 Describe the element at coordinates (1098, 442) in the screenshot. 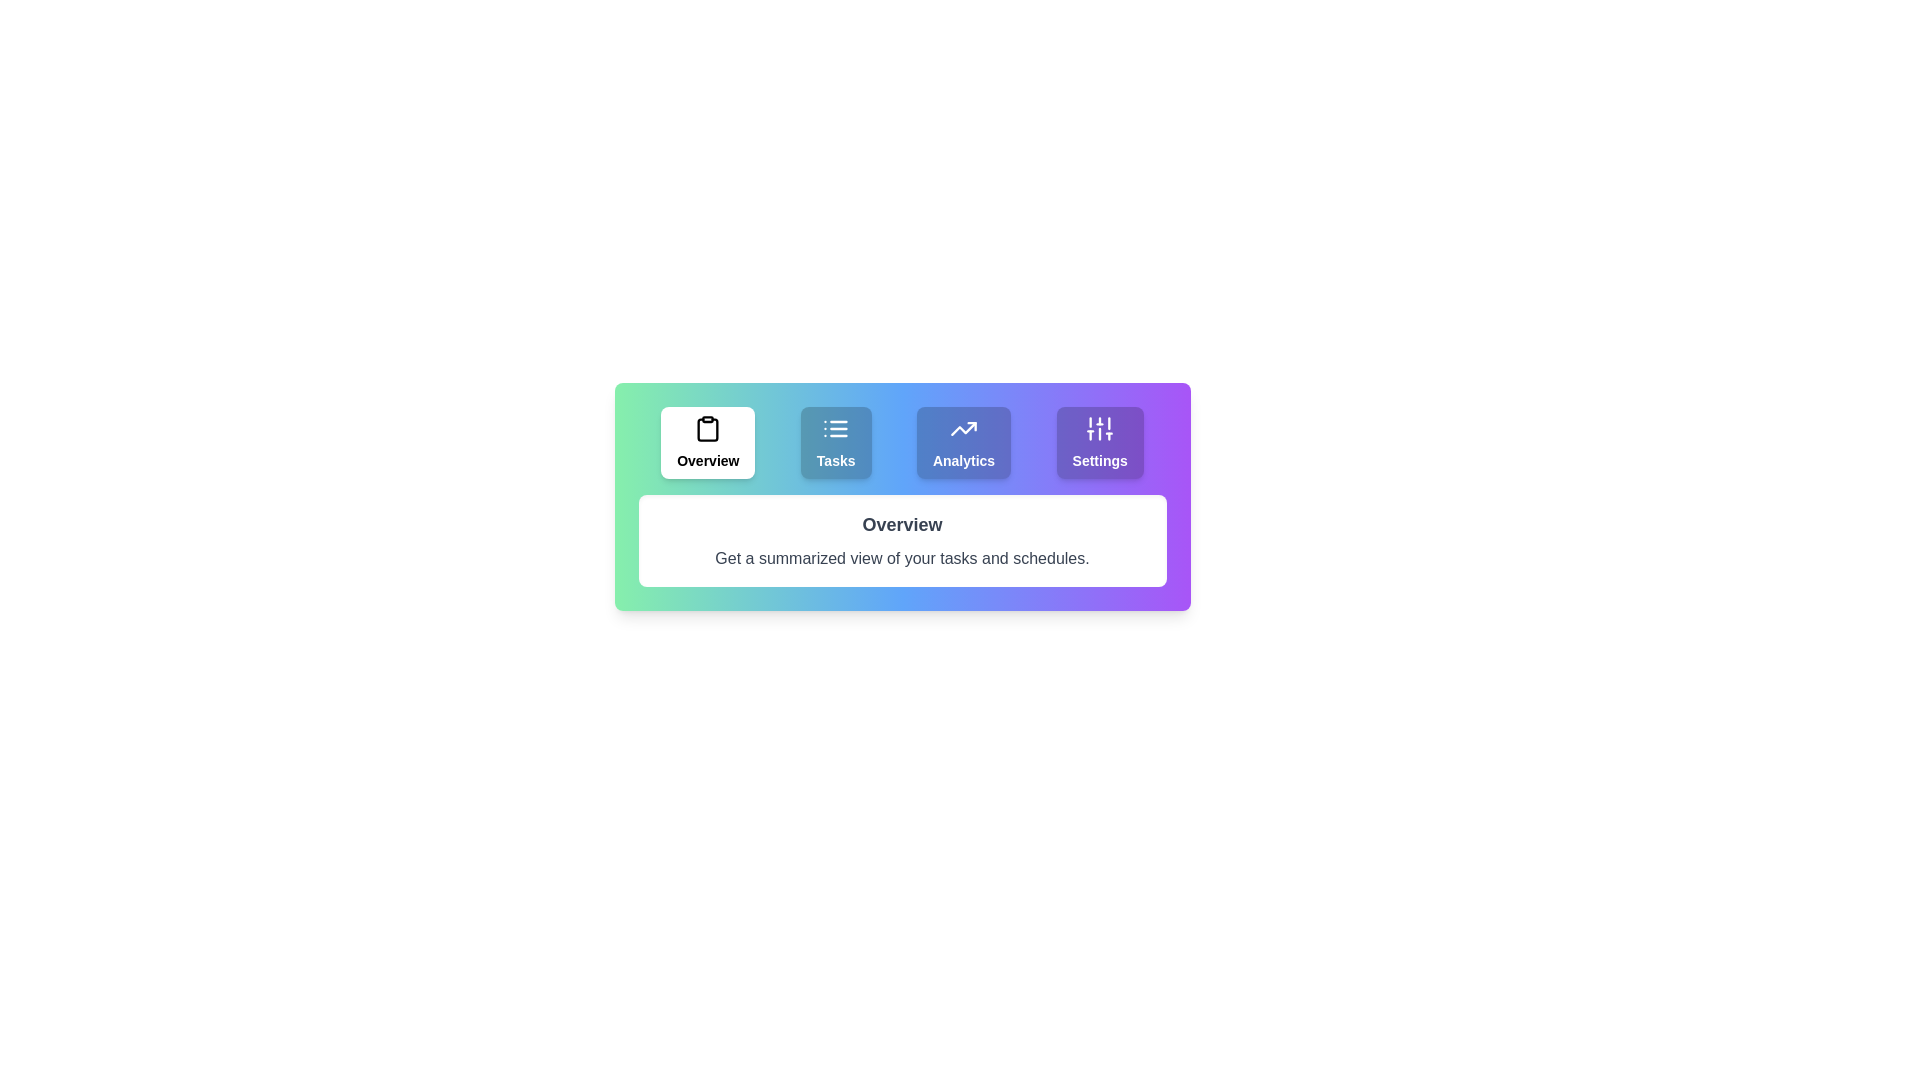

I see `the Settings tab to view its content` at that location.